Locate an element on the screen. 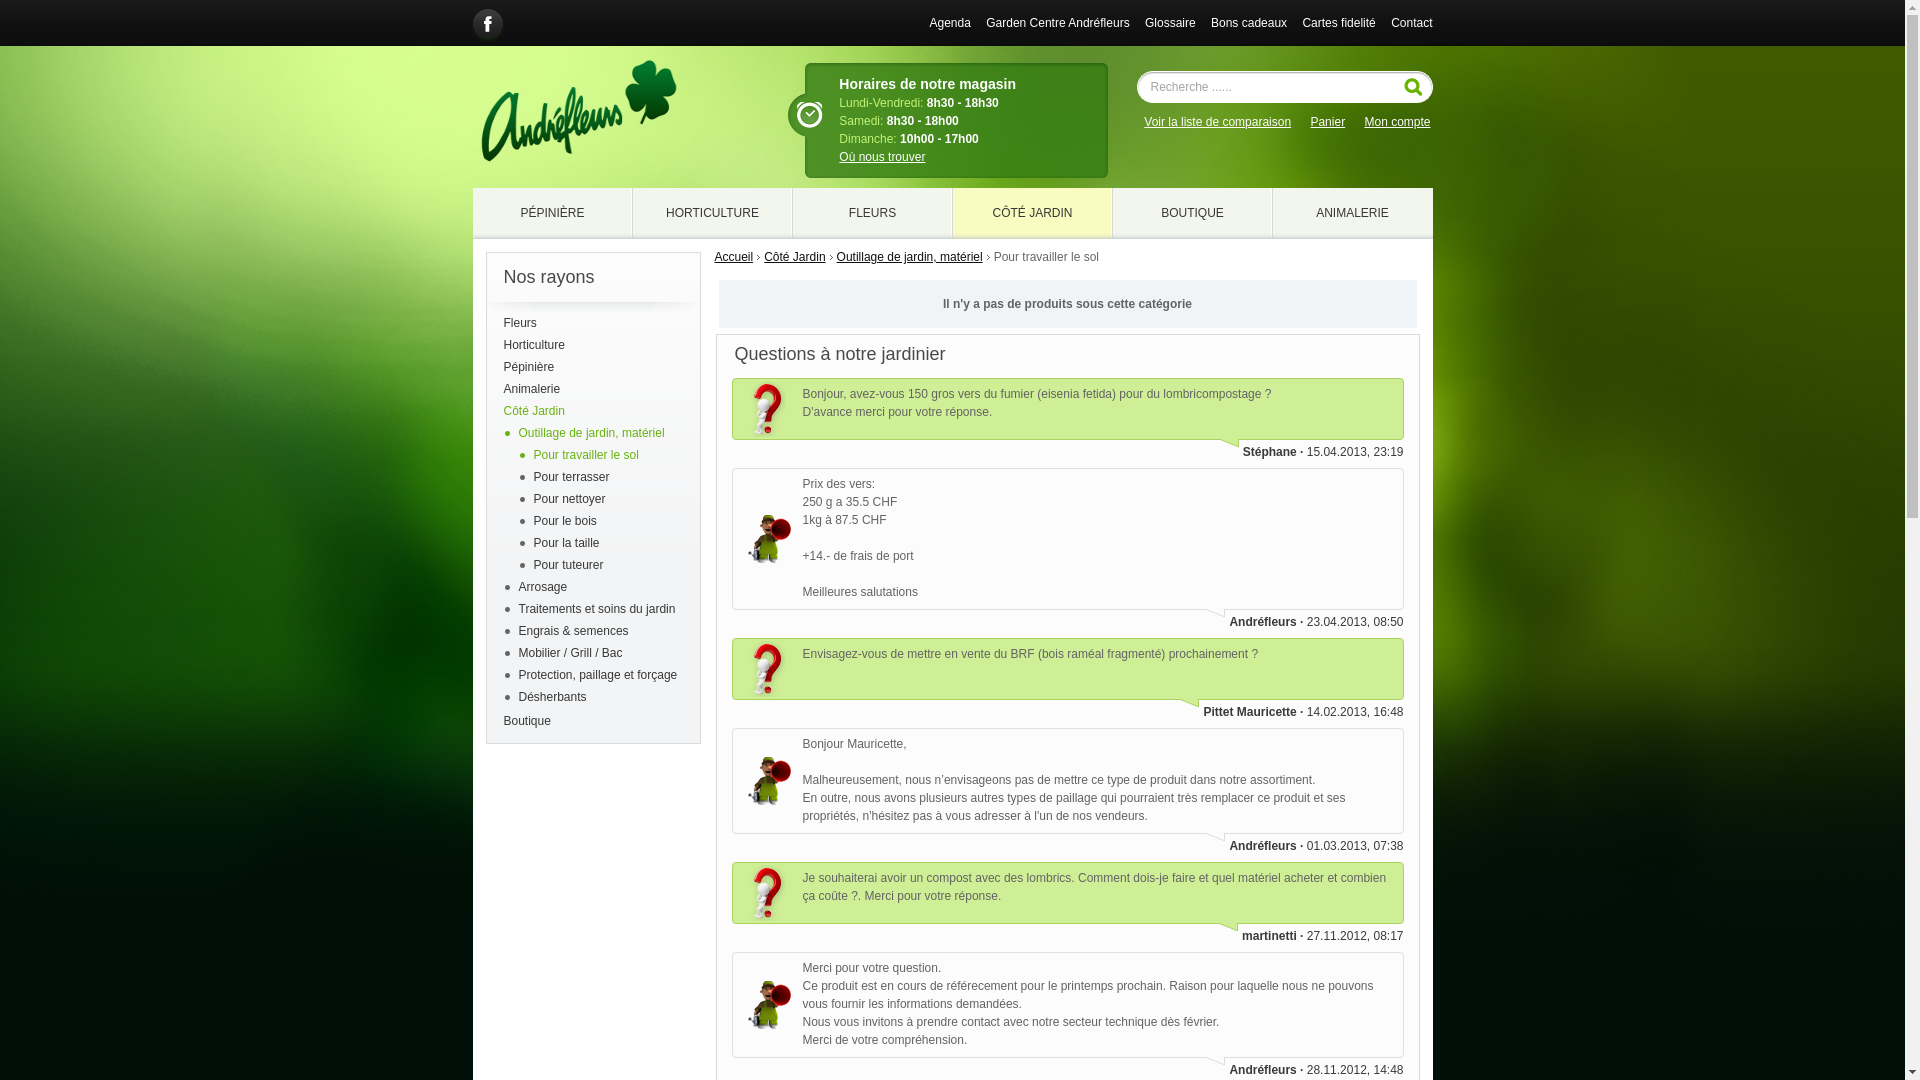 The height and width of the screenshot is (1080, 1920). 'Contact' is located at coordinates (1410, 23).